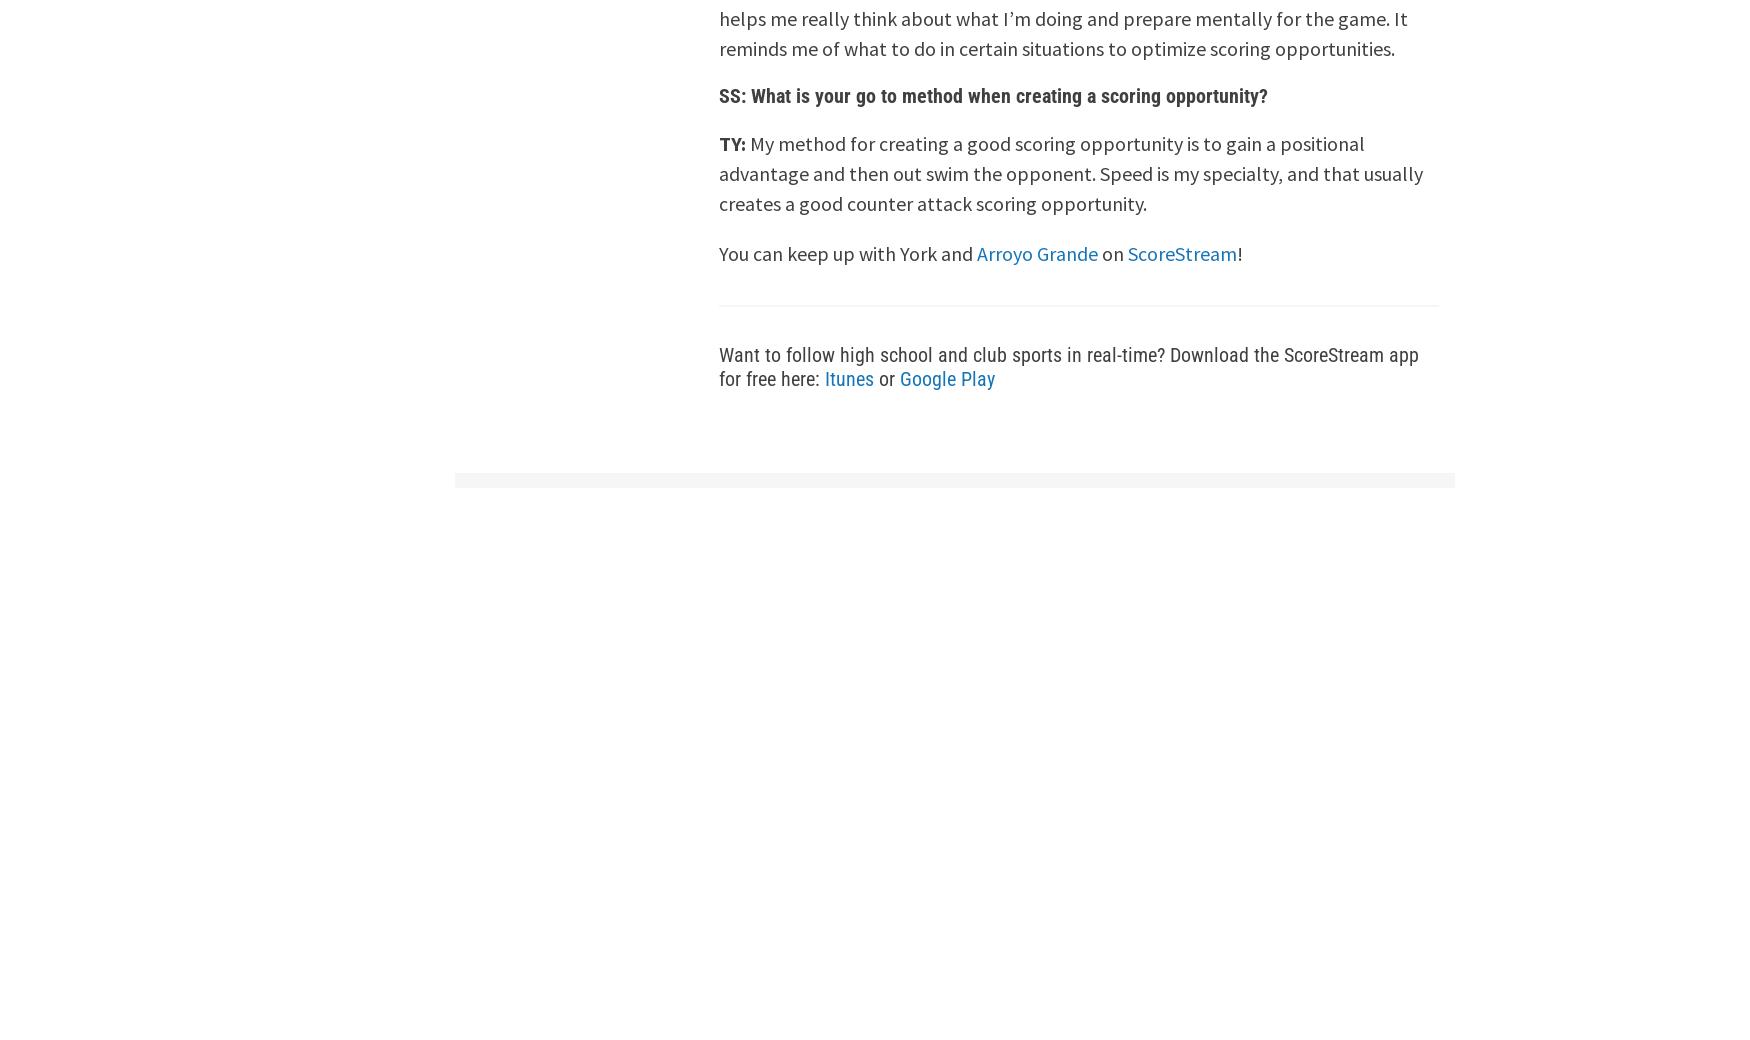  I want to click on 'My method for creating a good scoring opportunity is to gain a positional advantage and then out swim the opponent. Speed is my specialty, and that usually creates a good counter attack scoring opportunity.', so click(1071, 173).